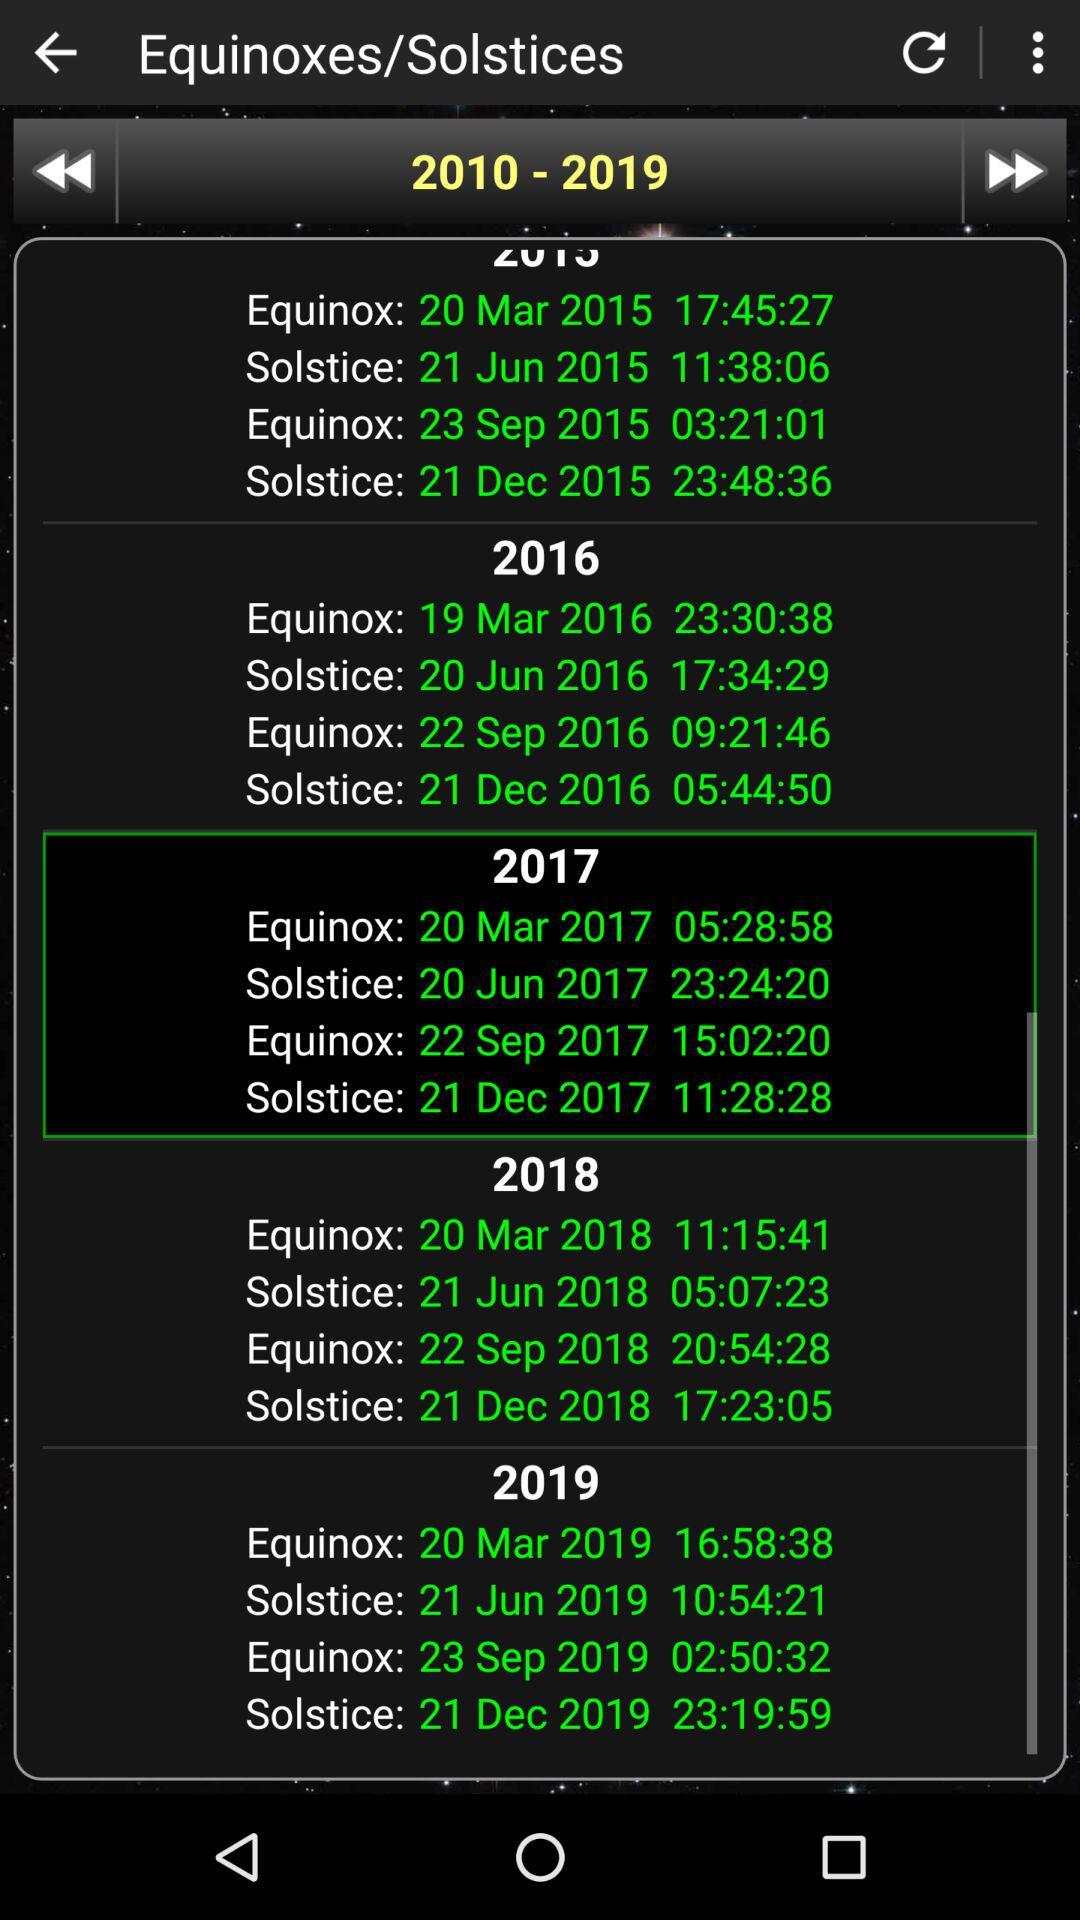 This screenshot has width=1080, height=1920. Describe the element at coordinates (1036, 52) in the screenshot. I see `show more options` at that location.